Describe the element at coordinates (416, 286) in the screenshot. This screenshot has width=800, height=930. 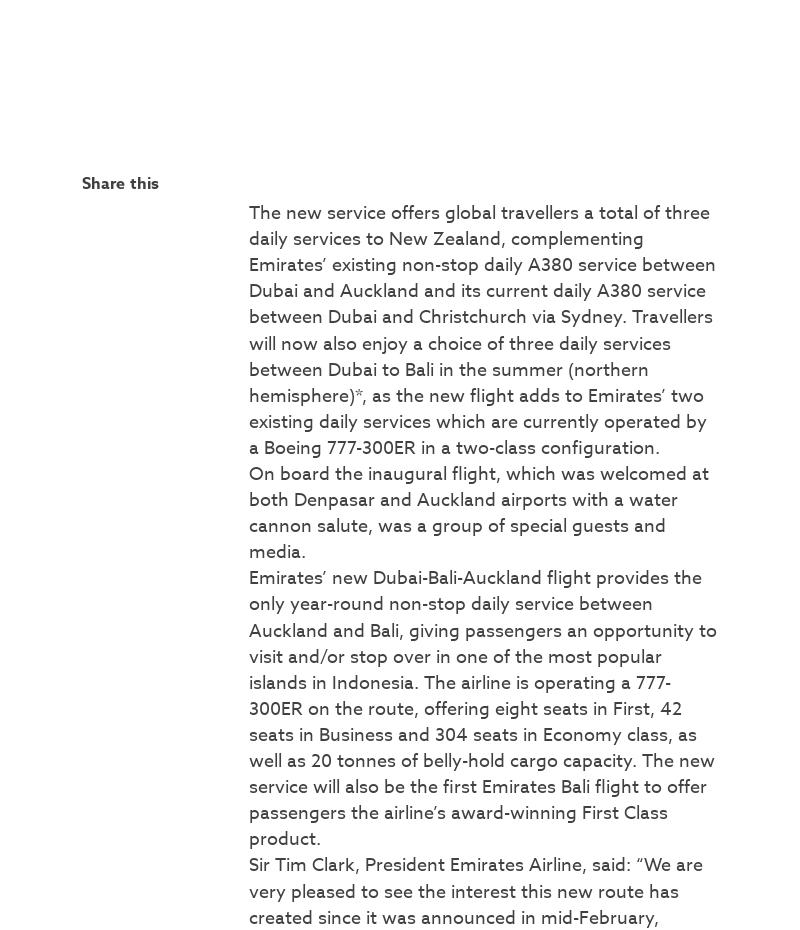
I see `'Flydubai touches down in Cairo and Poznań'` at that location.